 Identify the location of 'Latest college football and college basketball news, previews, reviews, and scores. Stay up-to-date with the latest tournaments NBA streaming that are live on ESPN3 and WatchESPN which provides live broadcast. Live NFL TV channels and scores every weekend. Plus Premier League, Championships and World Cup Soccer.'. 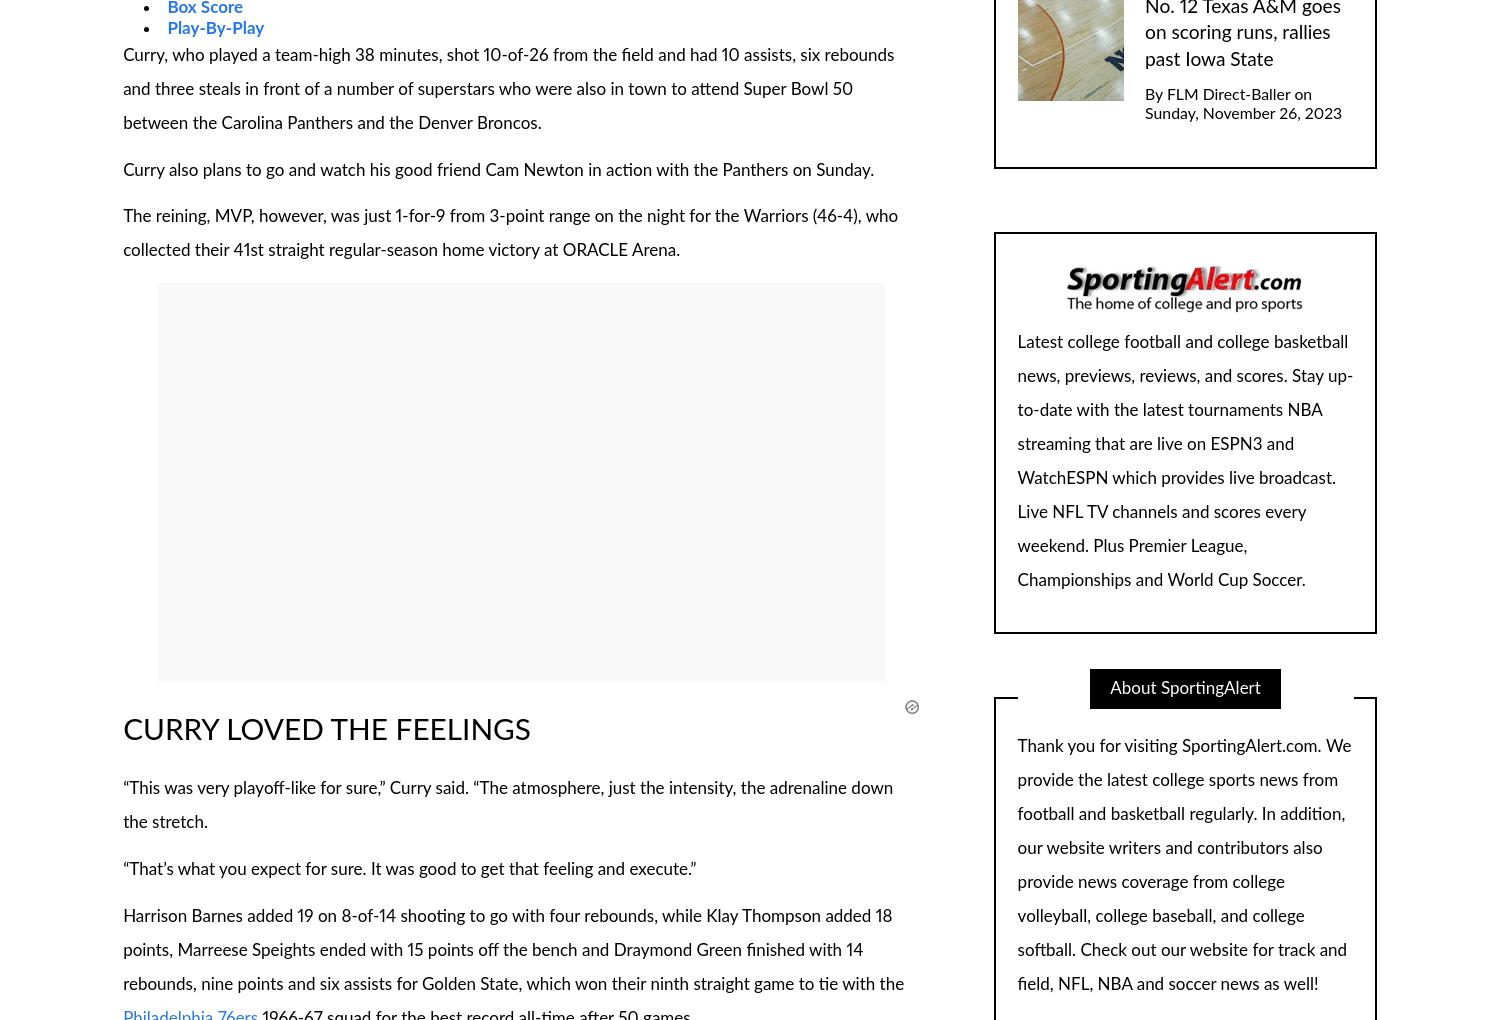
(1017, 459).